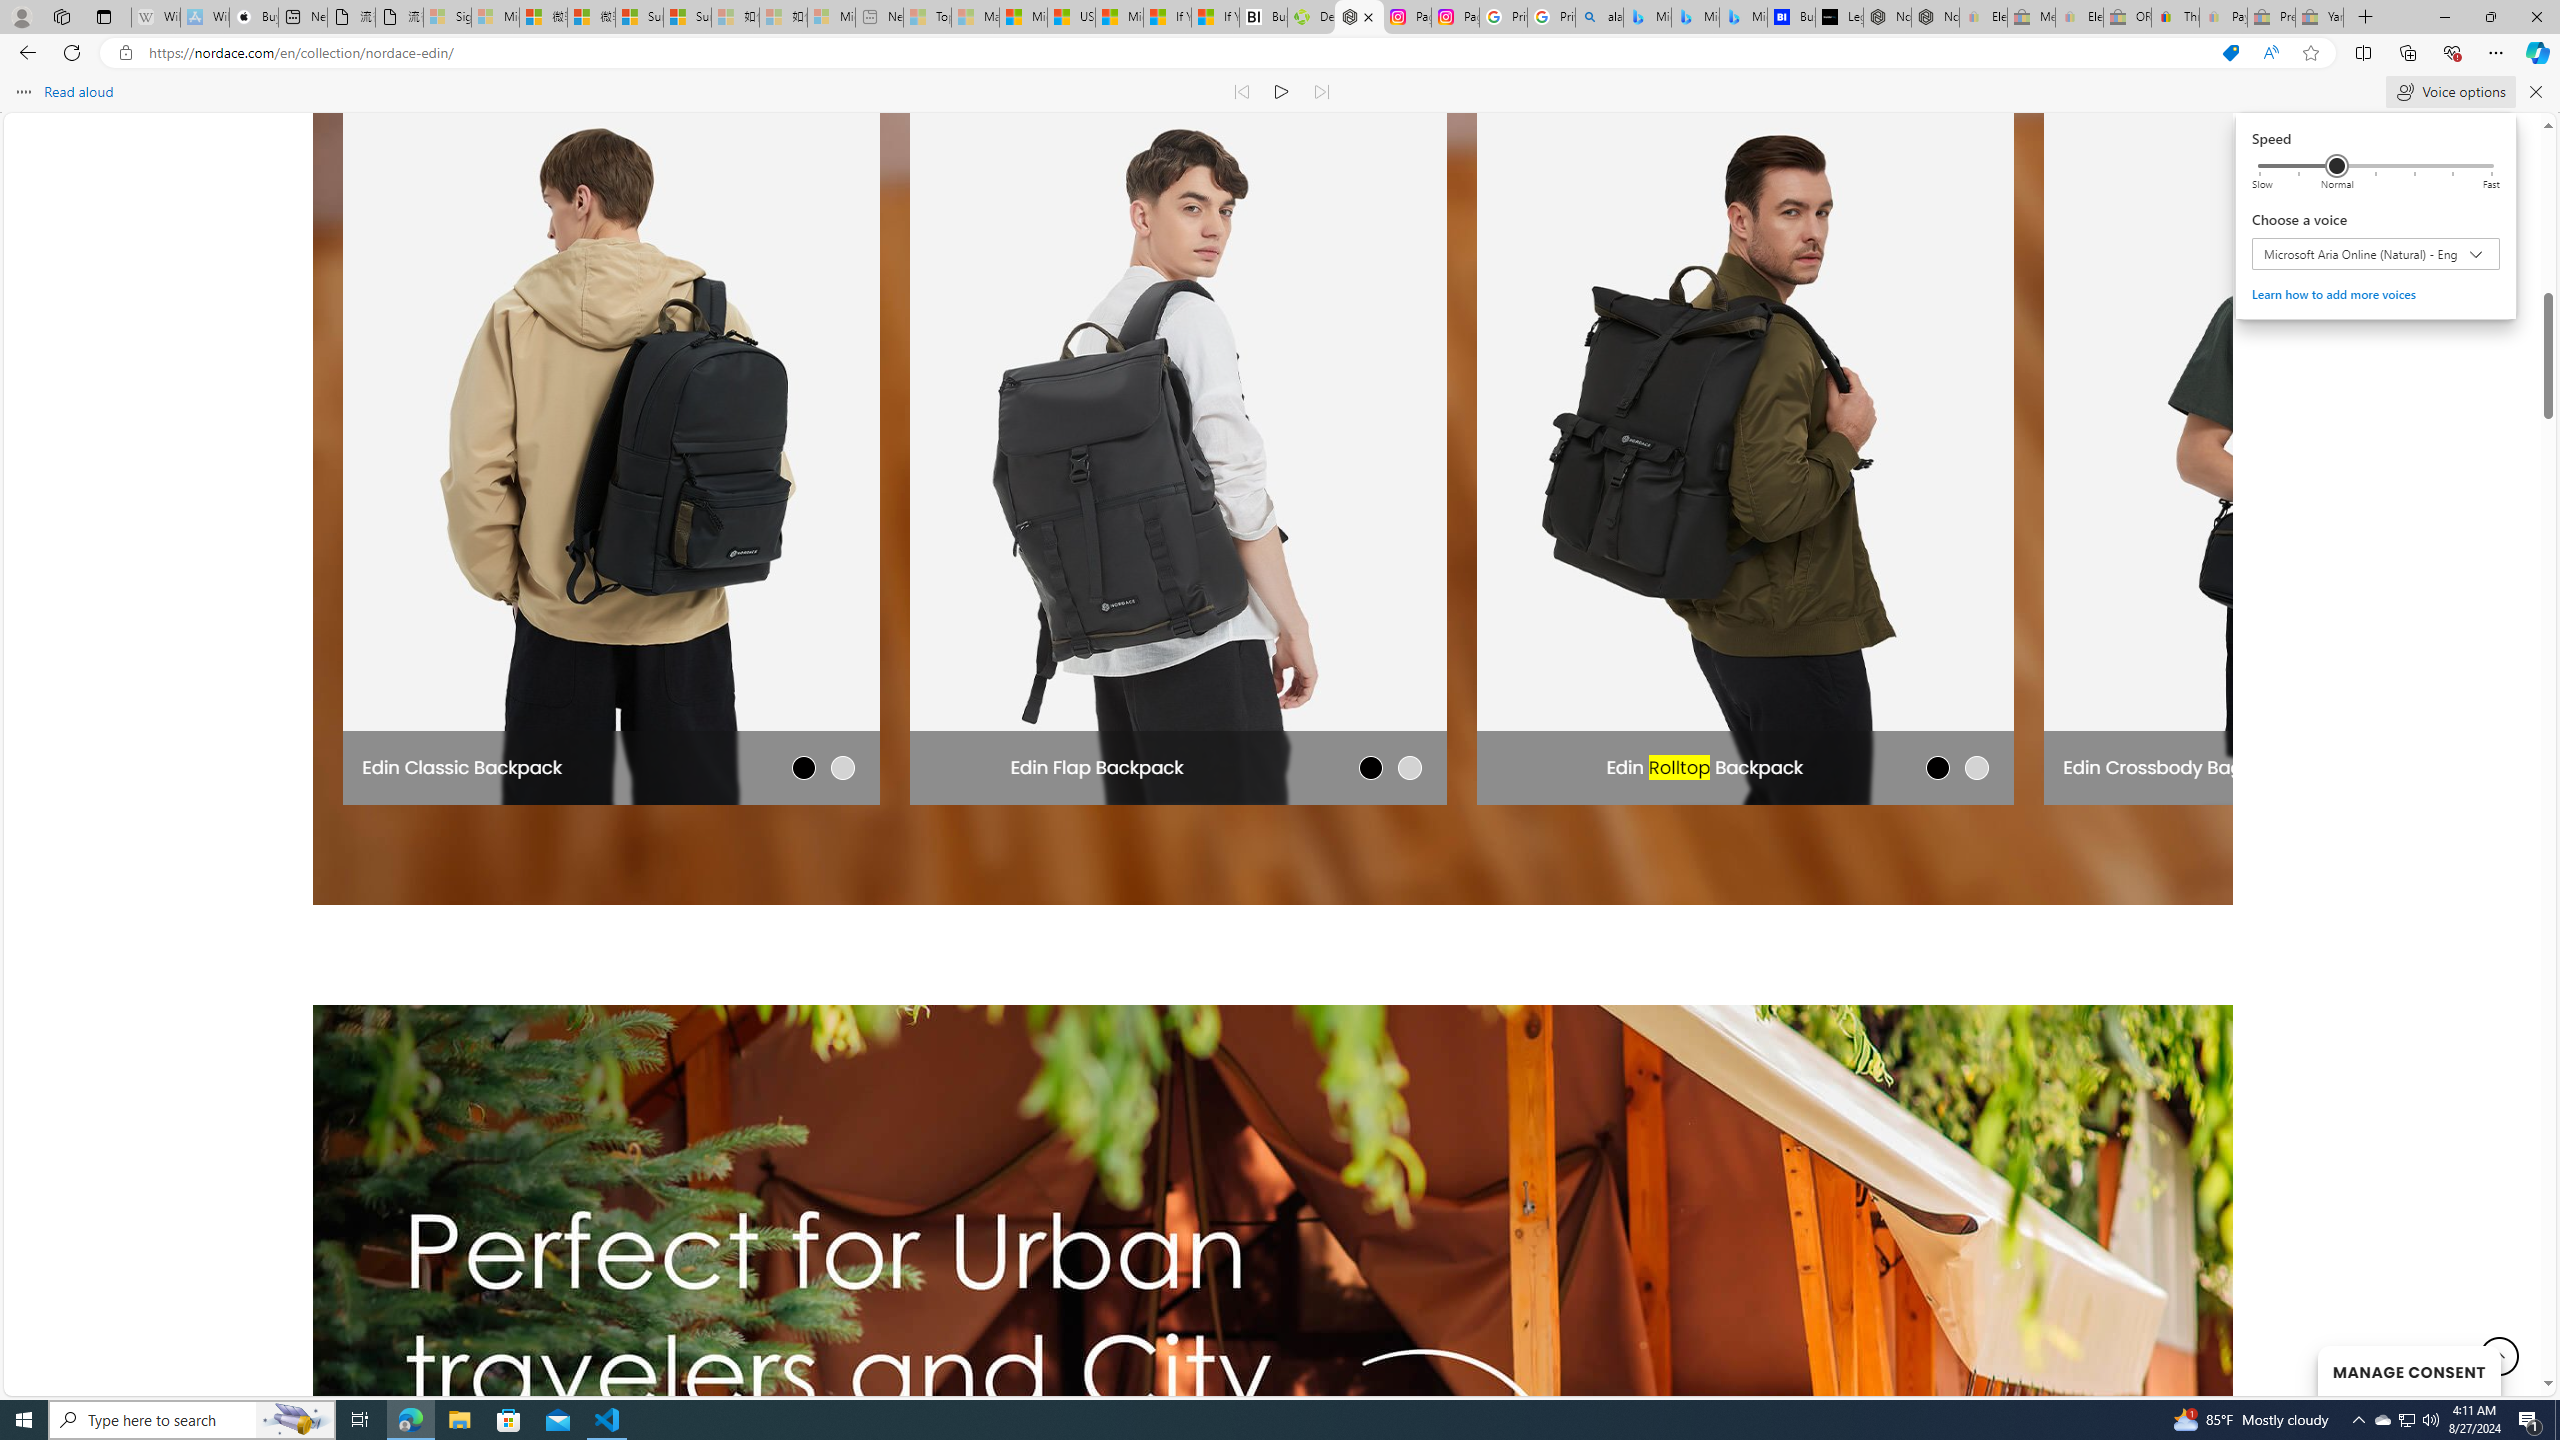 The image size is (2560, 1440). I want to click on 'Start', so click(24, 1418).